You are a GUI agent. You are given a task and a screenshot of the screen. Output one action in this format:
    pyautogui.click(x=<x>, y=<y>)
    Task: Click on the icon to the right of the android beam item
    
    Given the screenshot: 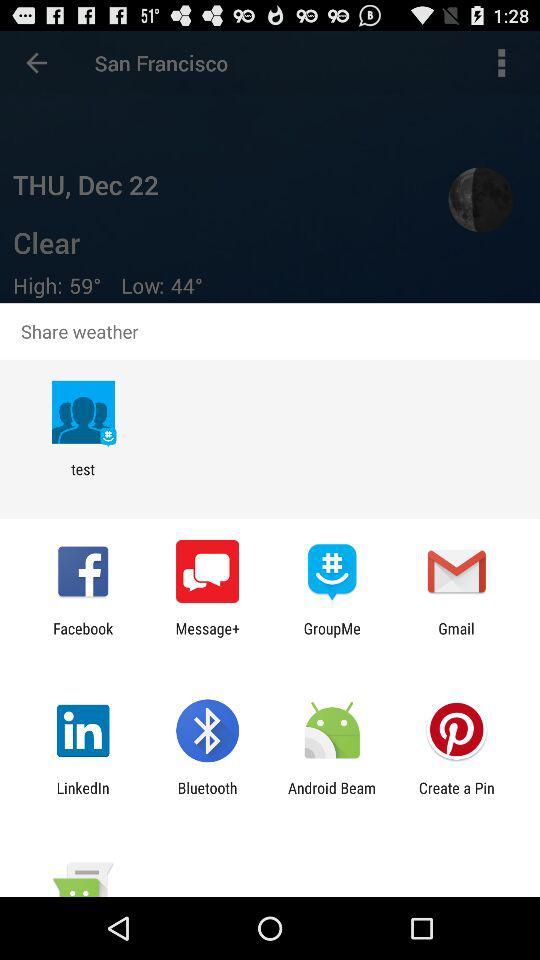 What is the action you would take?
    pyautogui.click(x=456, y=796)
    